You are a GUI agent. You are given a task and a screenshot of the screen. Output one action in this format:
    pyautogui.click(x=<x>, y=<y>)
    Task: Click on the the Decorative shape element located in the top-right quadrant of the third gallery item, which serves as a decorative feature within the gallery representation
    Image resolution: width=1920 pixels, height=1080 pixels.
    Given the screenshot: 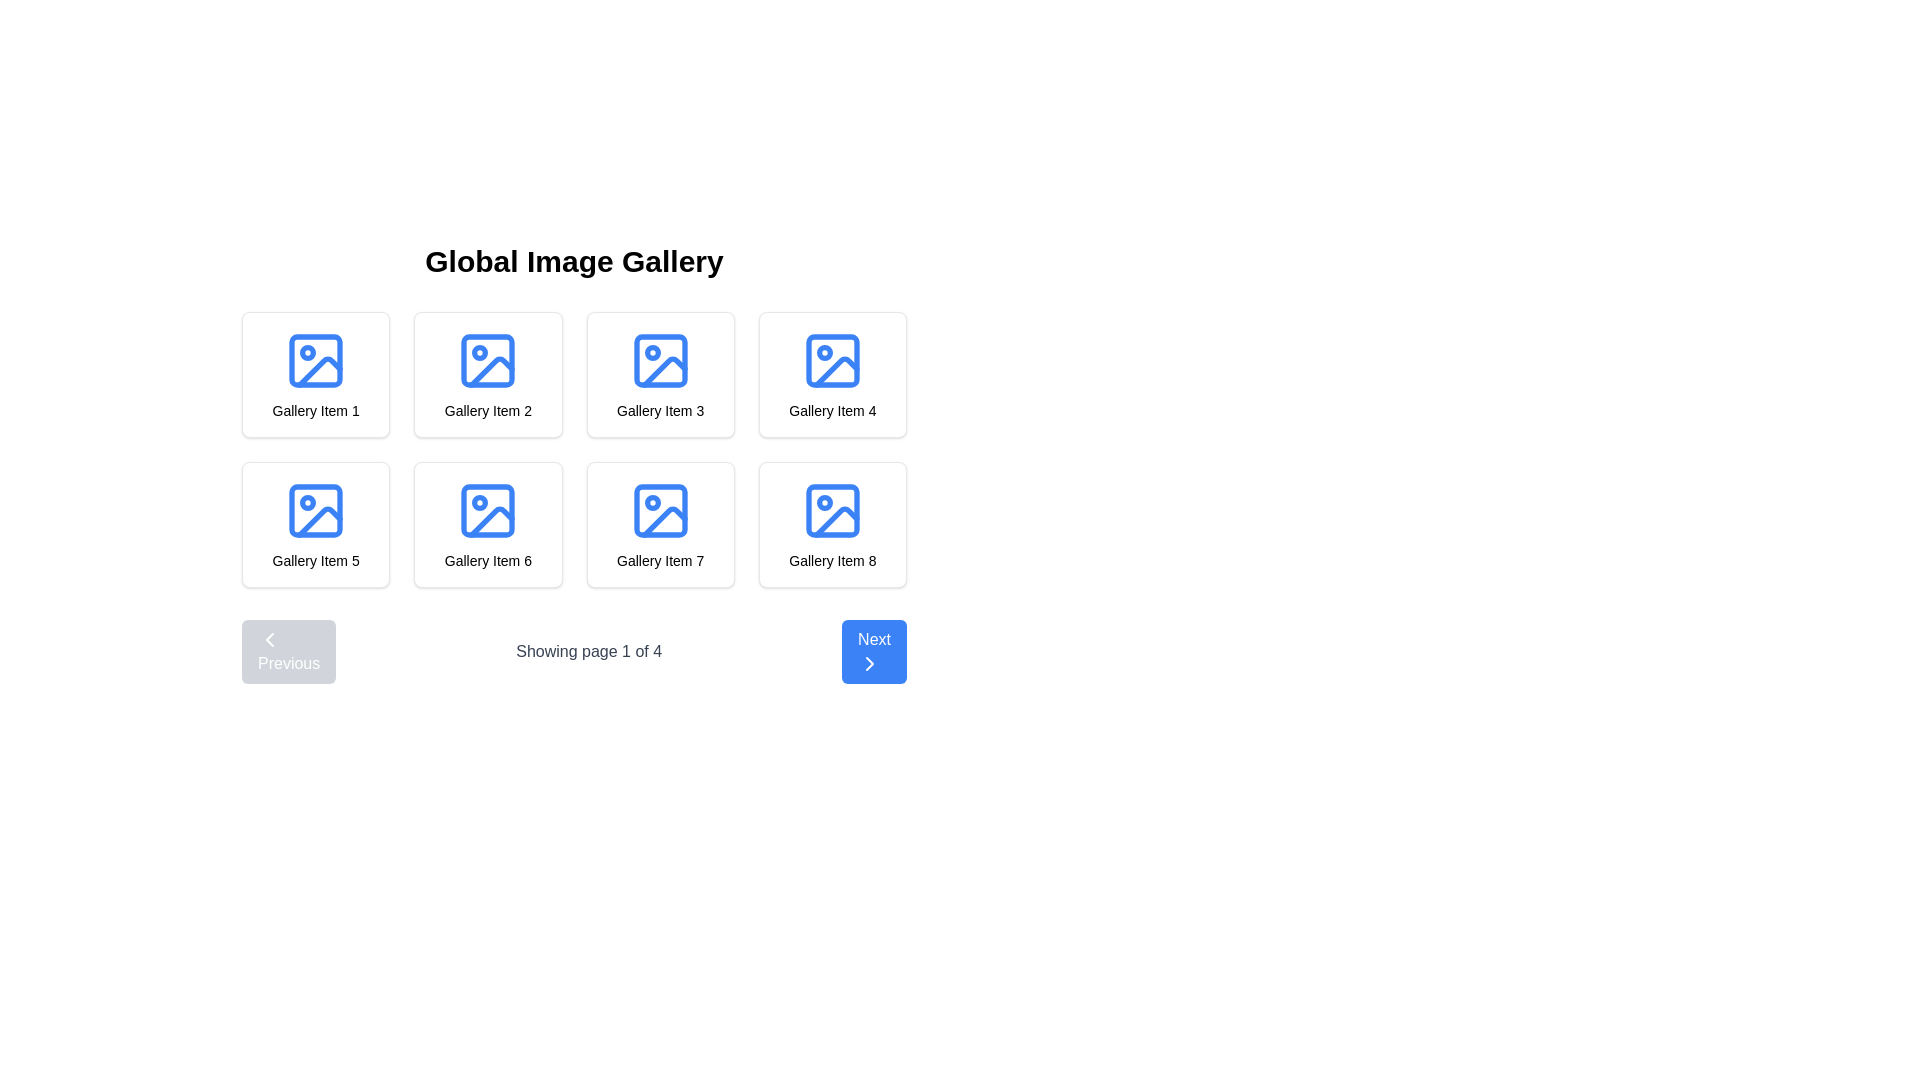 What is the action you would take?
    pyautogui.click(x=660, y=361)
    